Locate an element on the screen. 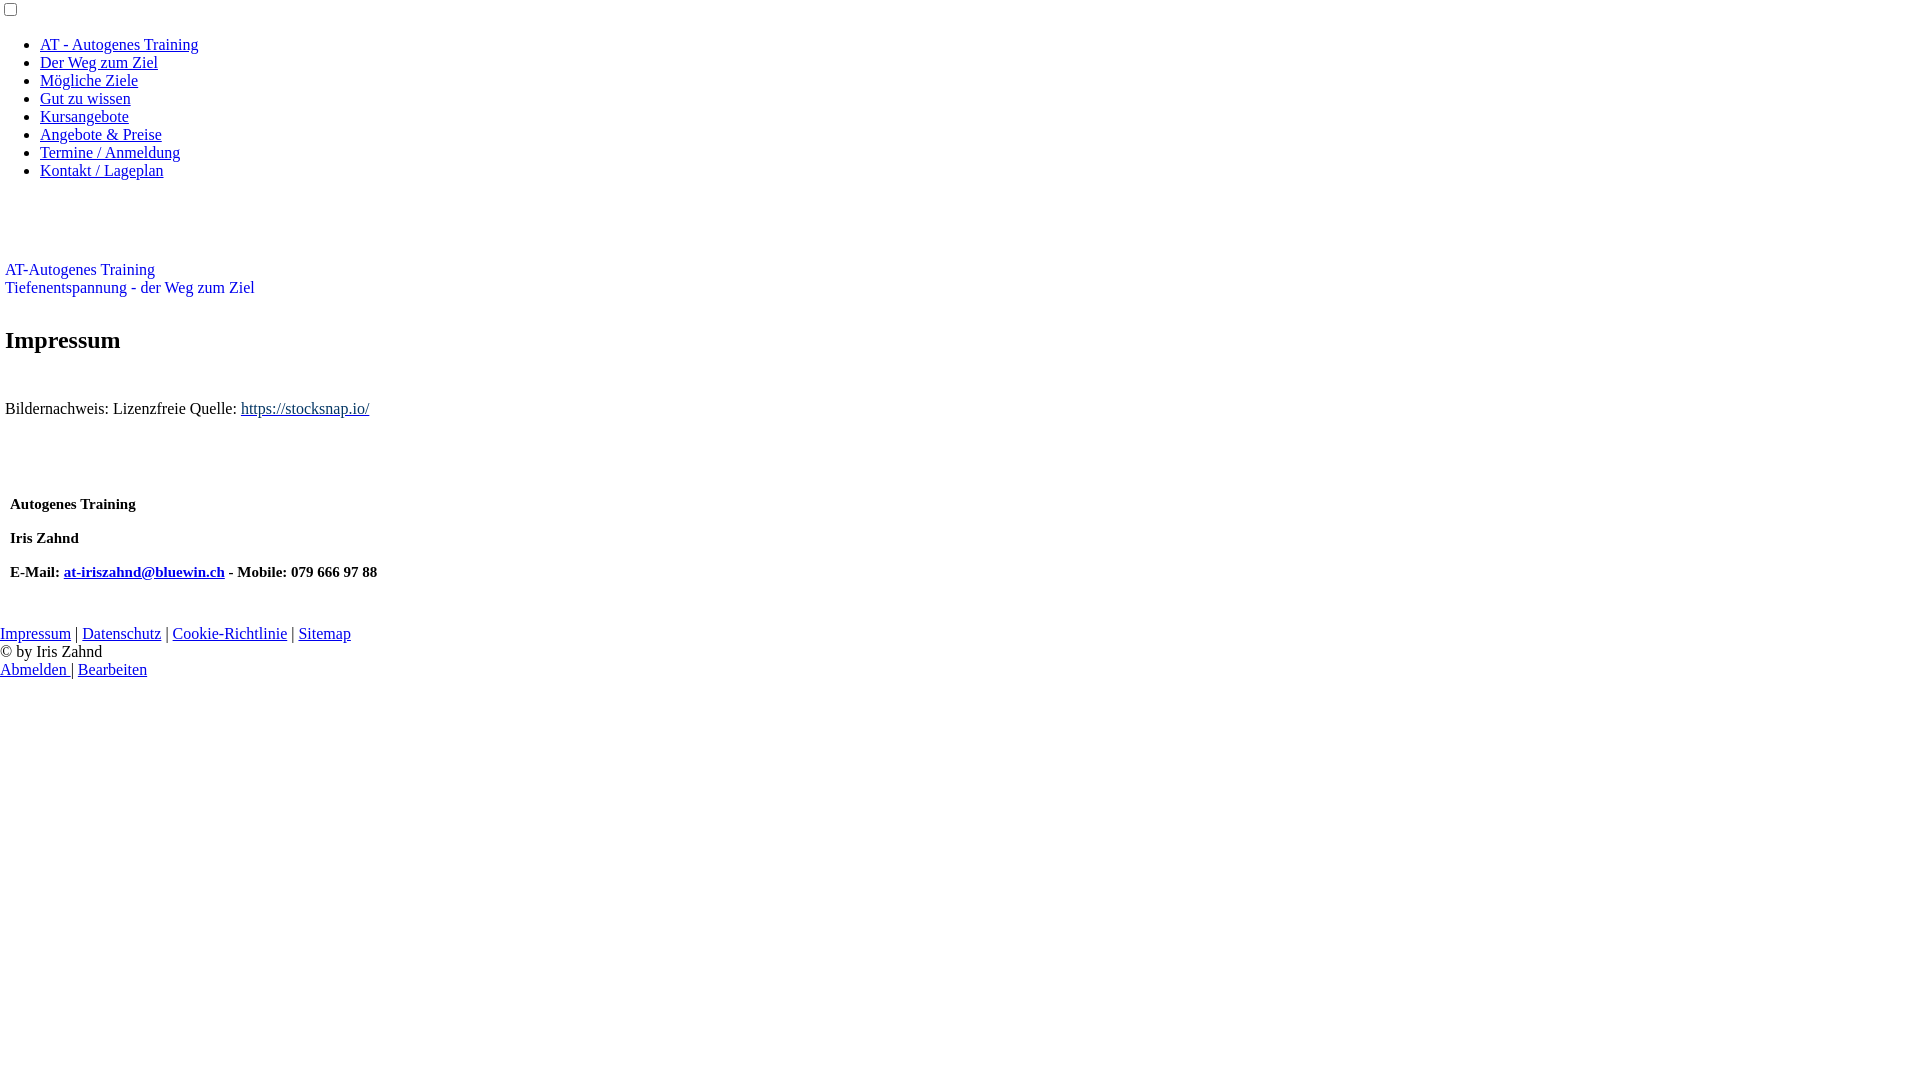  'Angebote & Preise' is located at coordinates (99, 134).